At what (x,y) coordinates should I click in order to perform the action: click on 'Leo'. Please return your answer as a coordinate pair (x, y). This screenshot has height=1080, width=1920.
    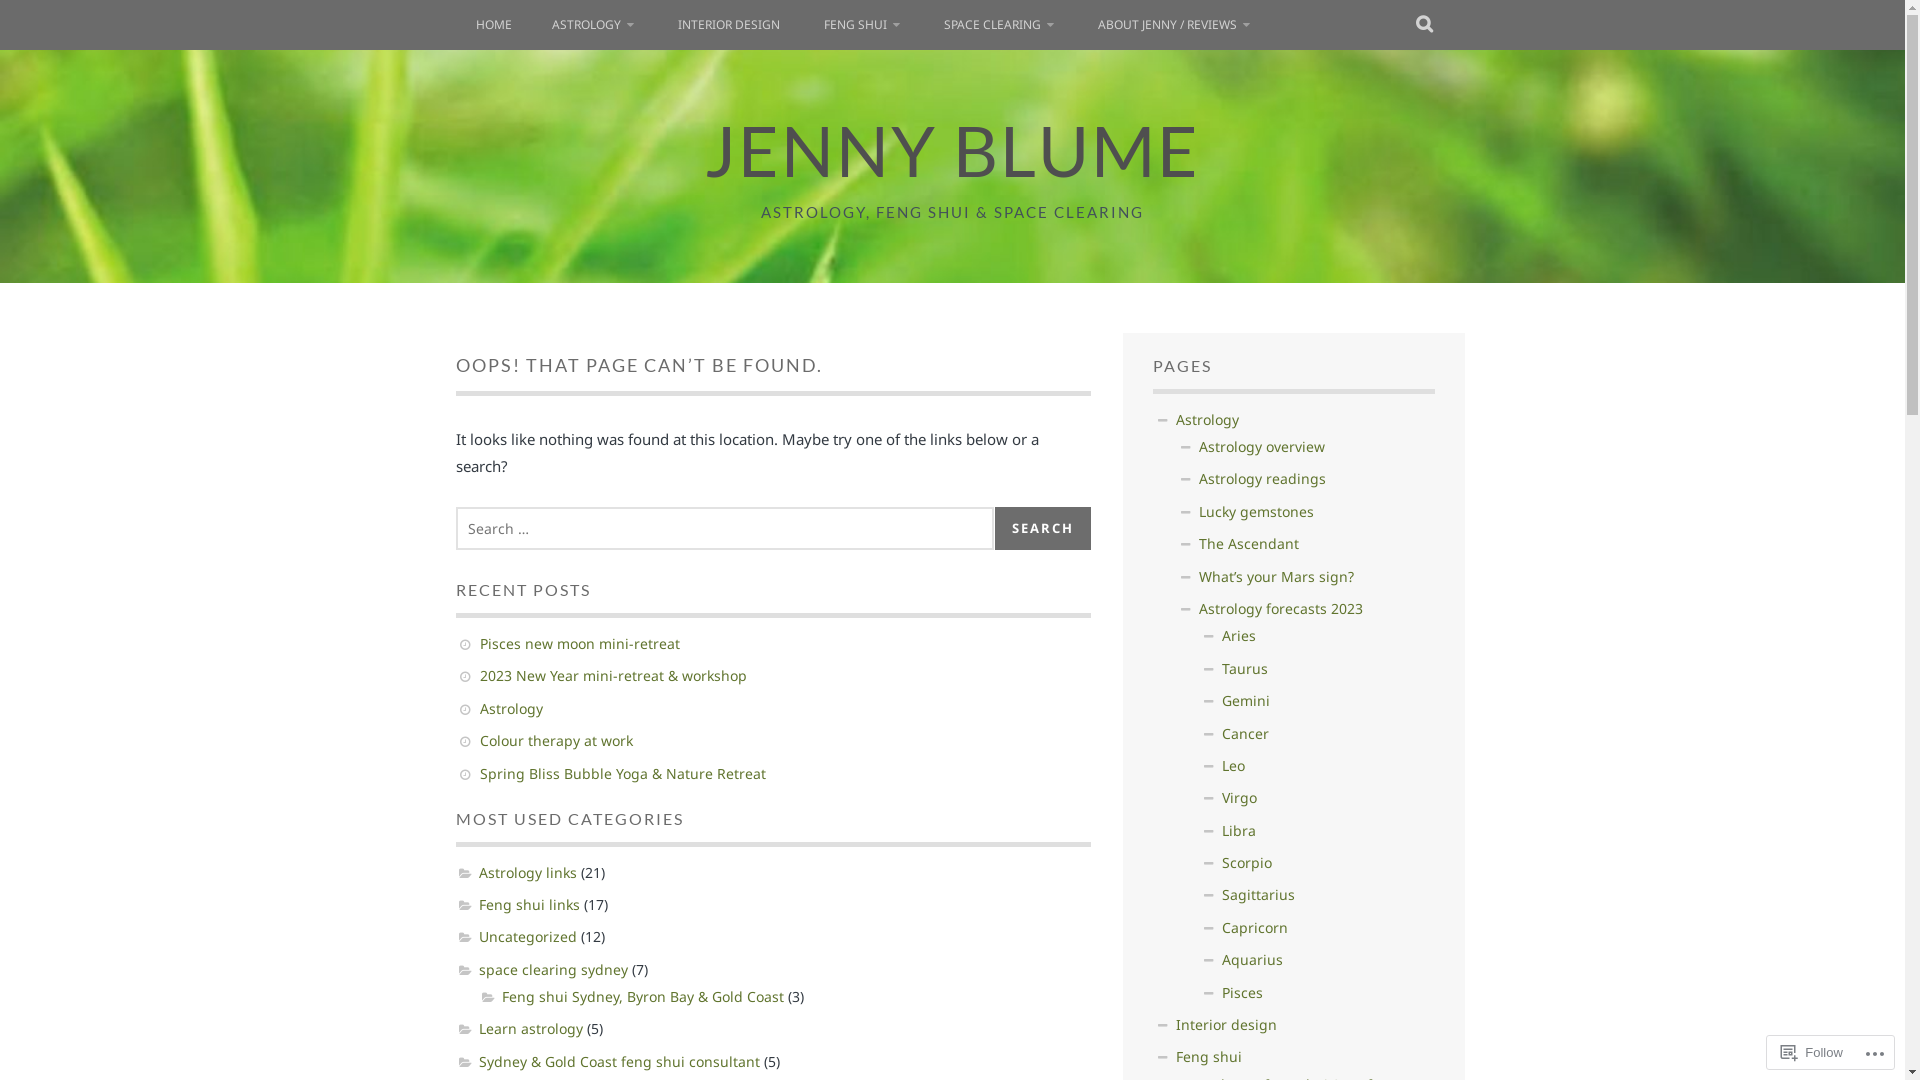
    Looking at the image, I should click on (1232, 765).